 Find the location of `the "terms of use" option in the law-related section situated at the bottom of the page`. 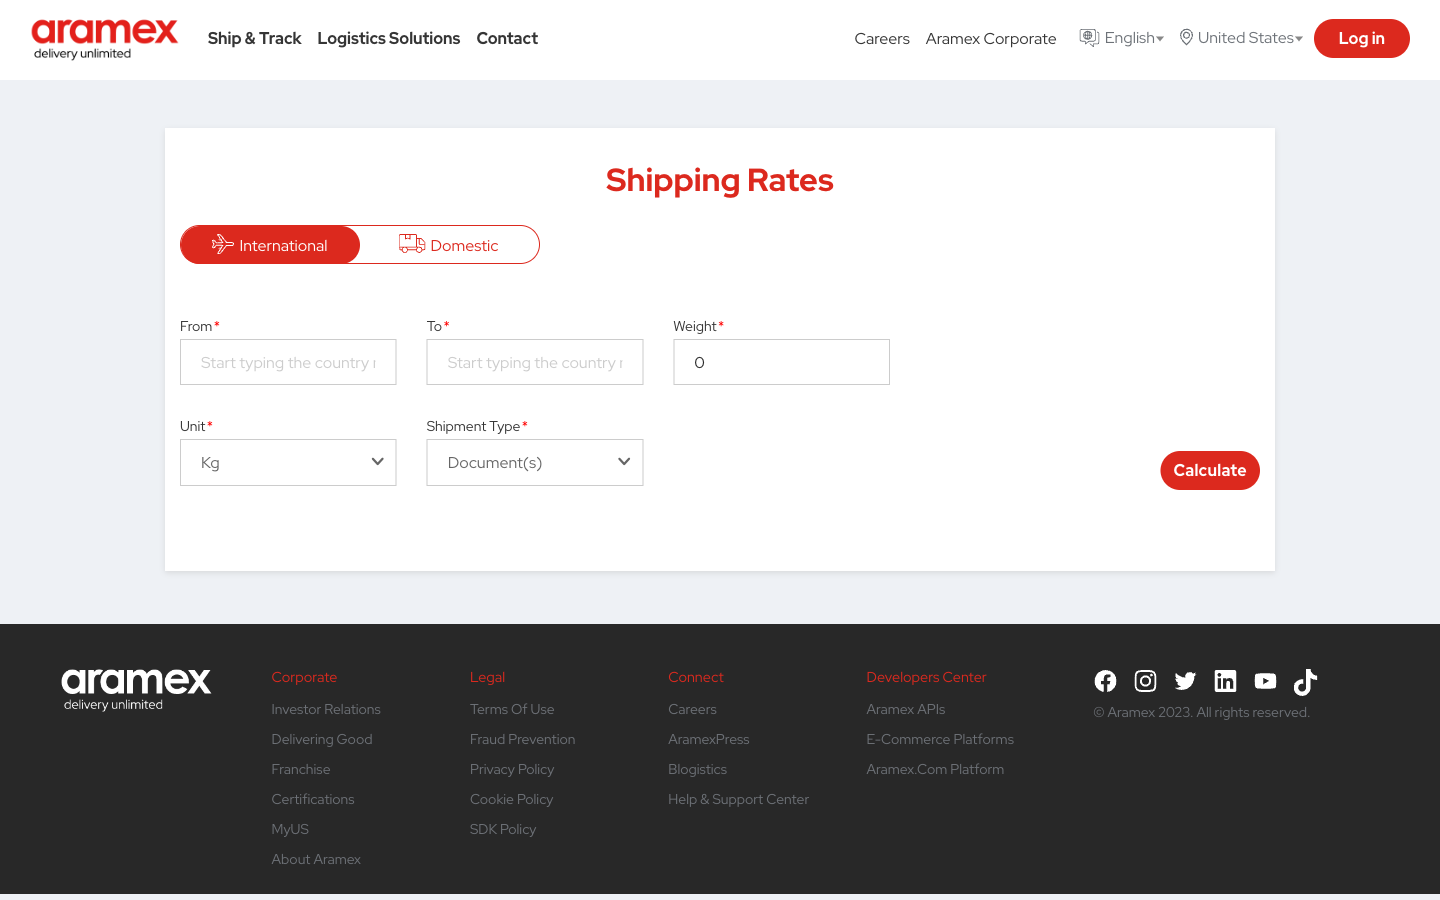

the "terms of use" option in the law-related section situated at the bottom of the page is located at coordinates (511, 708).